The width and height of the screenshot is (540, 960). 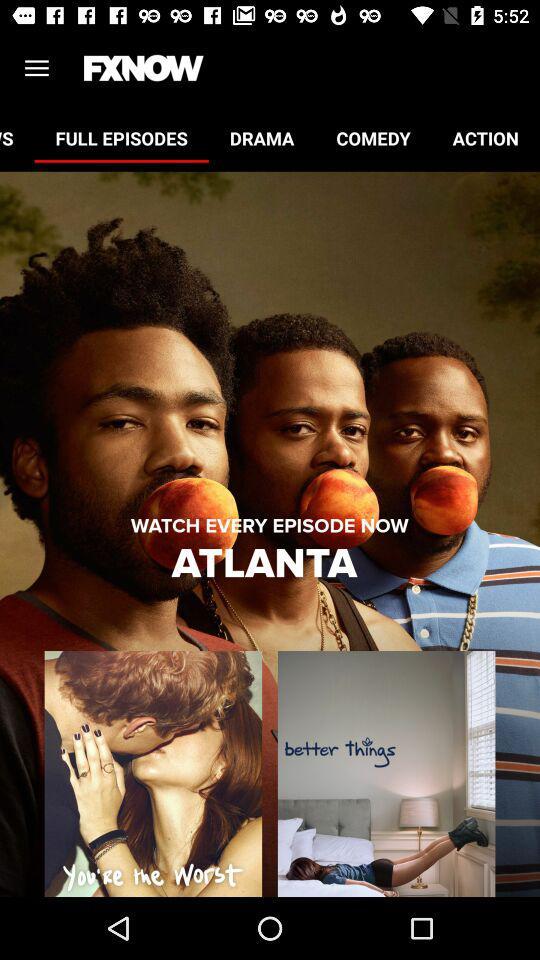 What do you see at coordinates (121, 137) in the screenshot?
I see `the item next to the drama` at bounding box center [121, 137].